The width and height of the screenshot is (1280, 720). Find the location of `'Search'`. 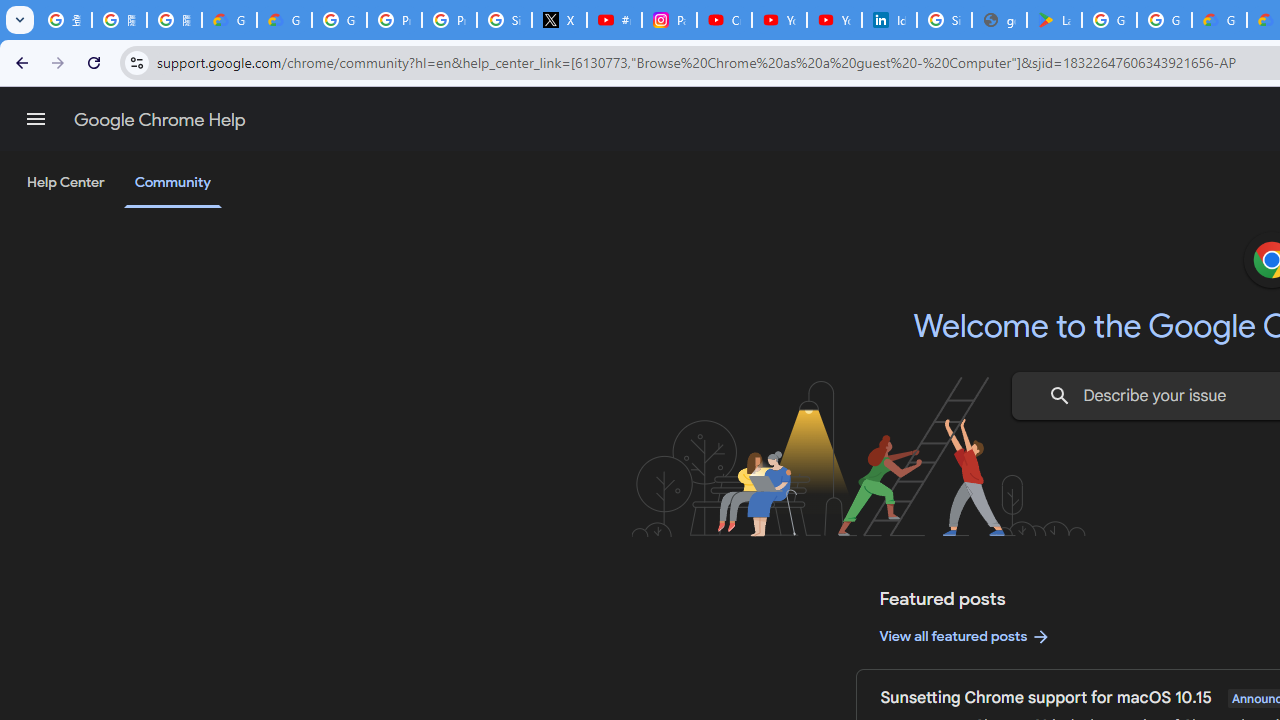

'Search' is located at coordinates (1058, 396).